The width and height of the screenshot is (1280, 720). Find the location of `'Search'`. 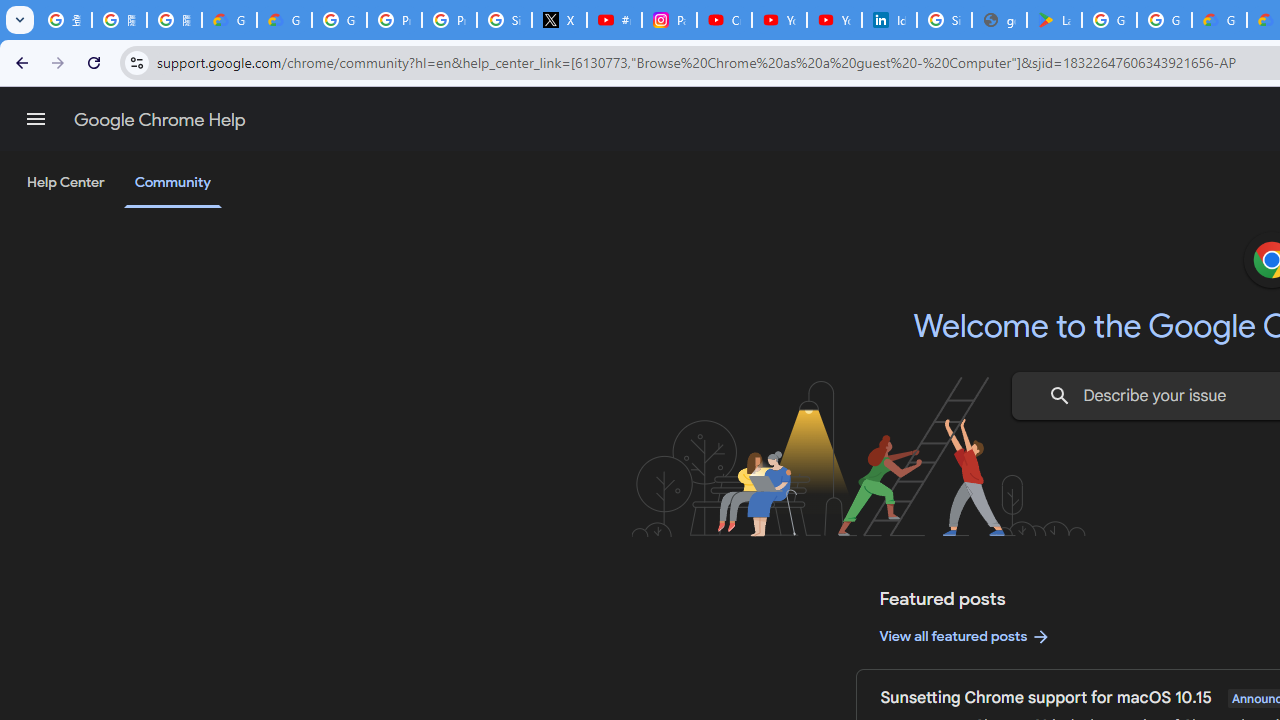

'Search' is located at coordinates (1058, 396).